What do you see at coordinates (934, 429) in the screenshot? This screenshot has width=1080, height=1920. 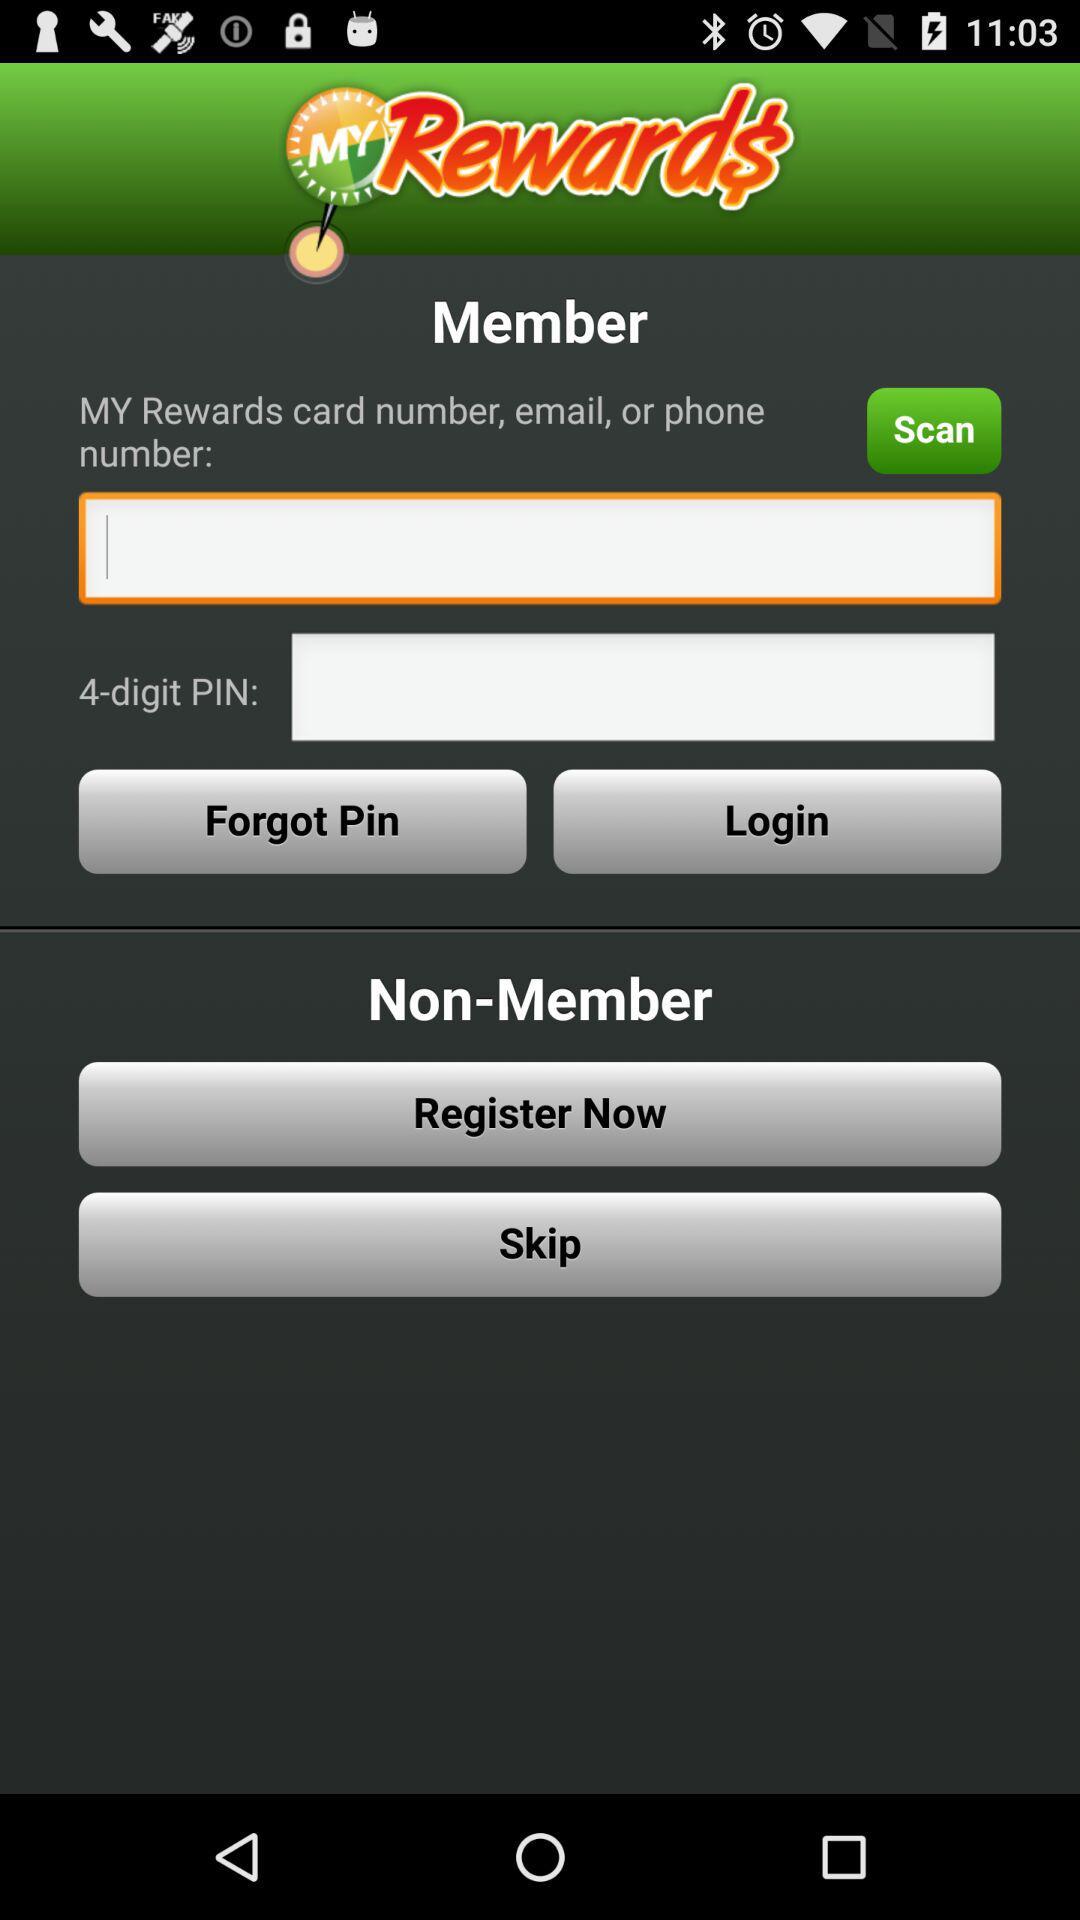 I see `the icon next to the my rewards card` at bounding box center [934, 429].